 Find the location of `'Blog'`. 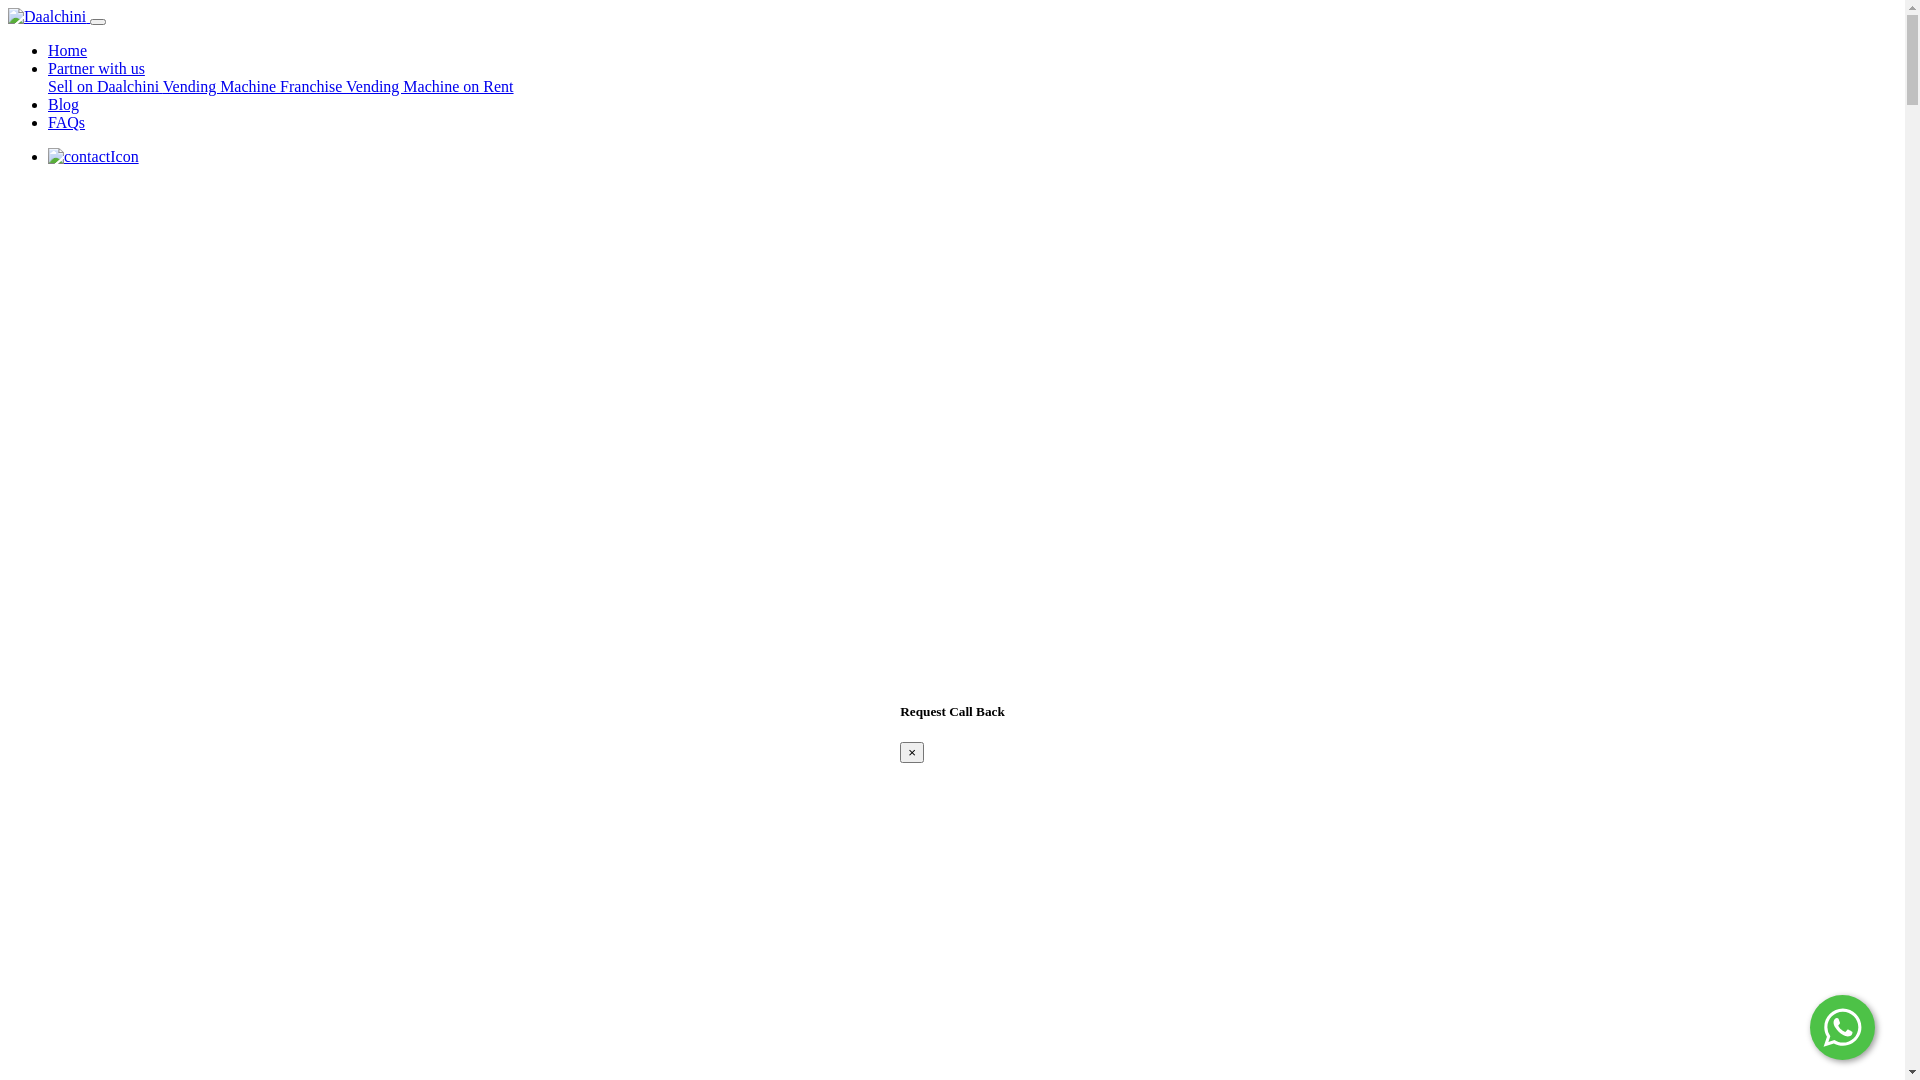

'Blog' is located at coordinates (63, 104).